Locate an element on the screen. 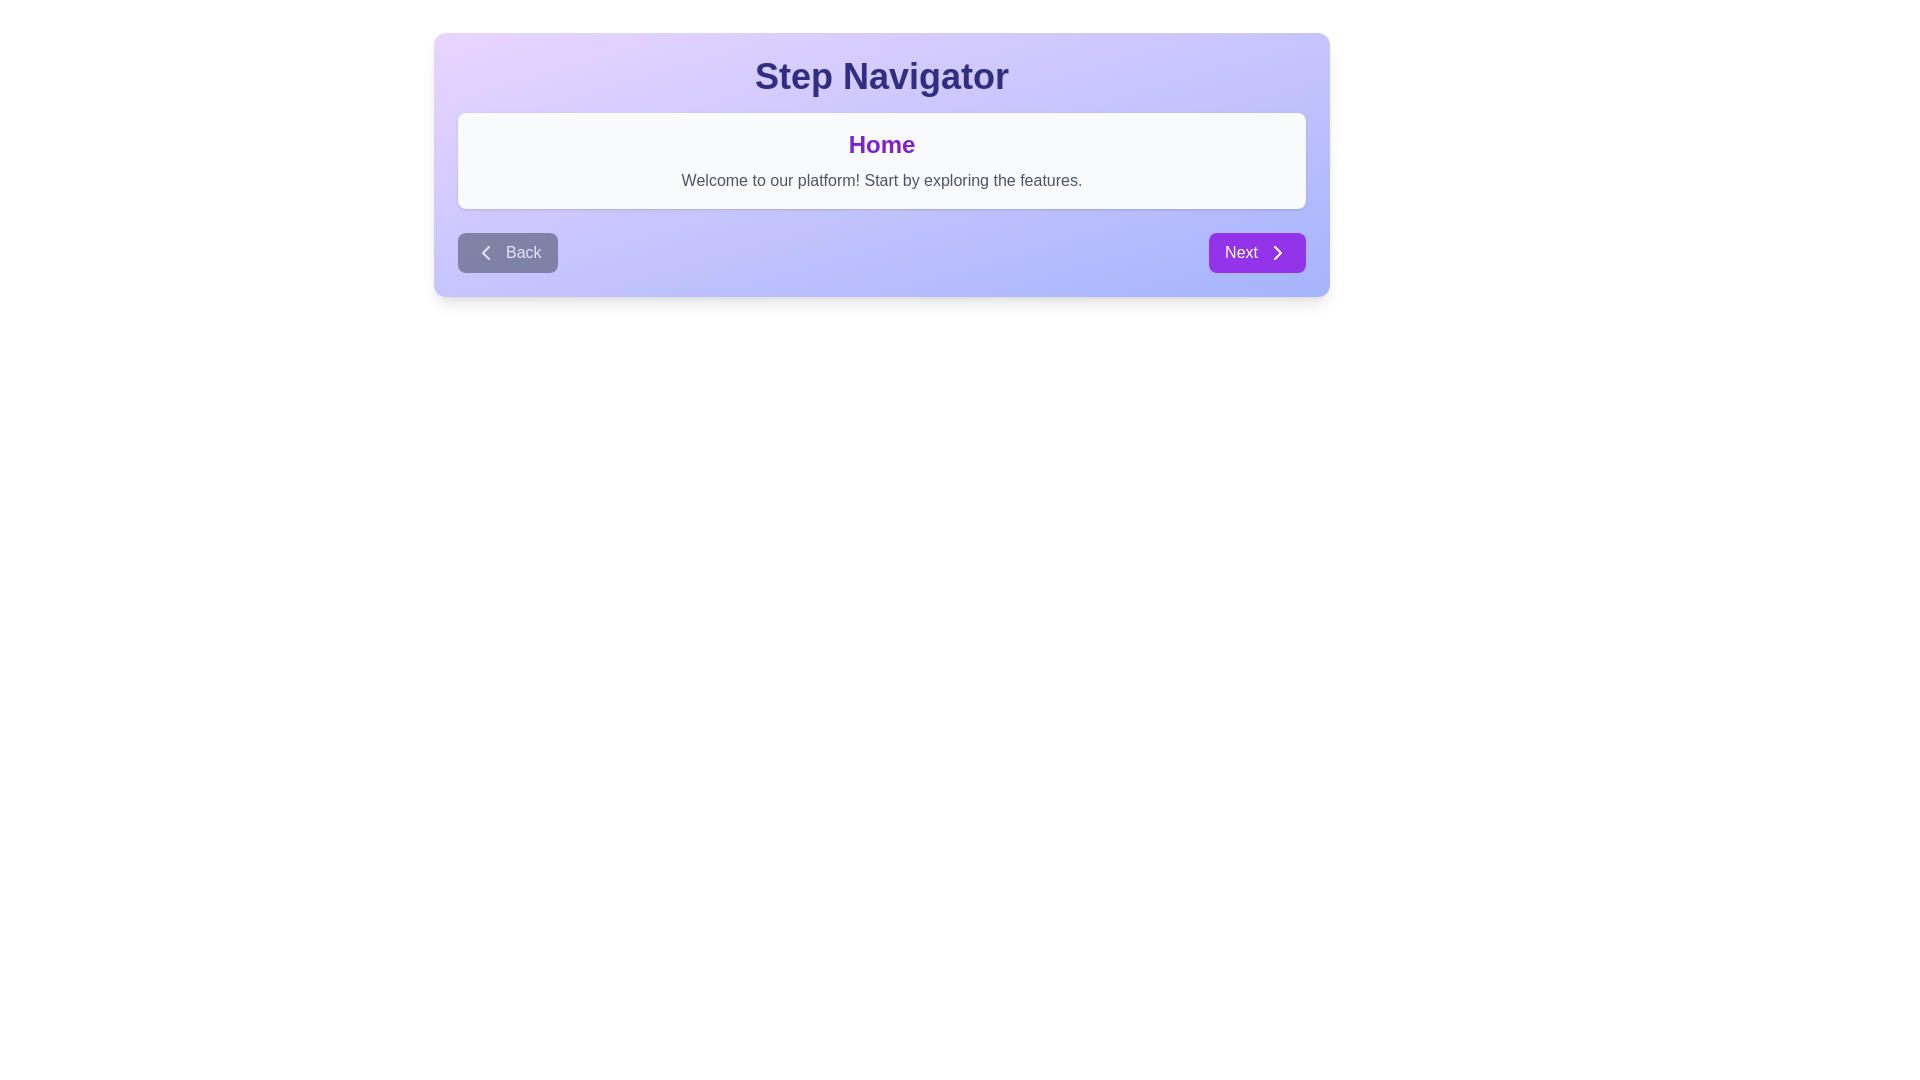  the 'Back' button with a left-facing arrow icon is located at coordinates (507, 252).